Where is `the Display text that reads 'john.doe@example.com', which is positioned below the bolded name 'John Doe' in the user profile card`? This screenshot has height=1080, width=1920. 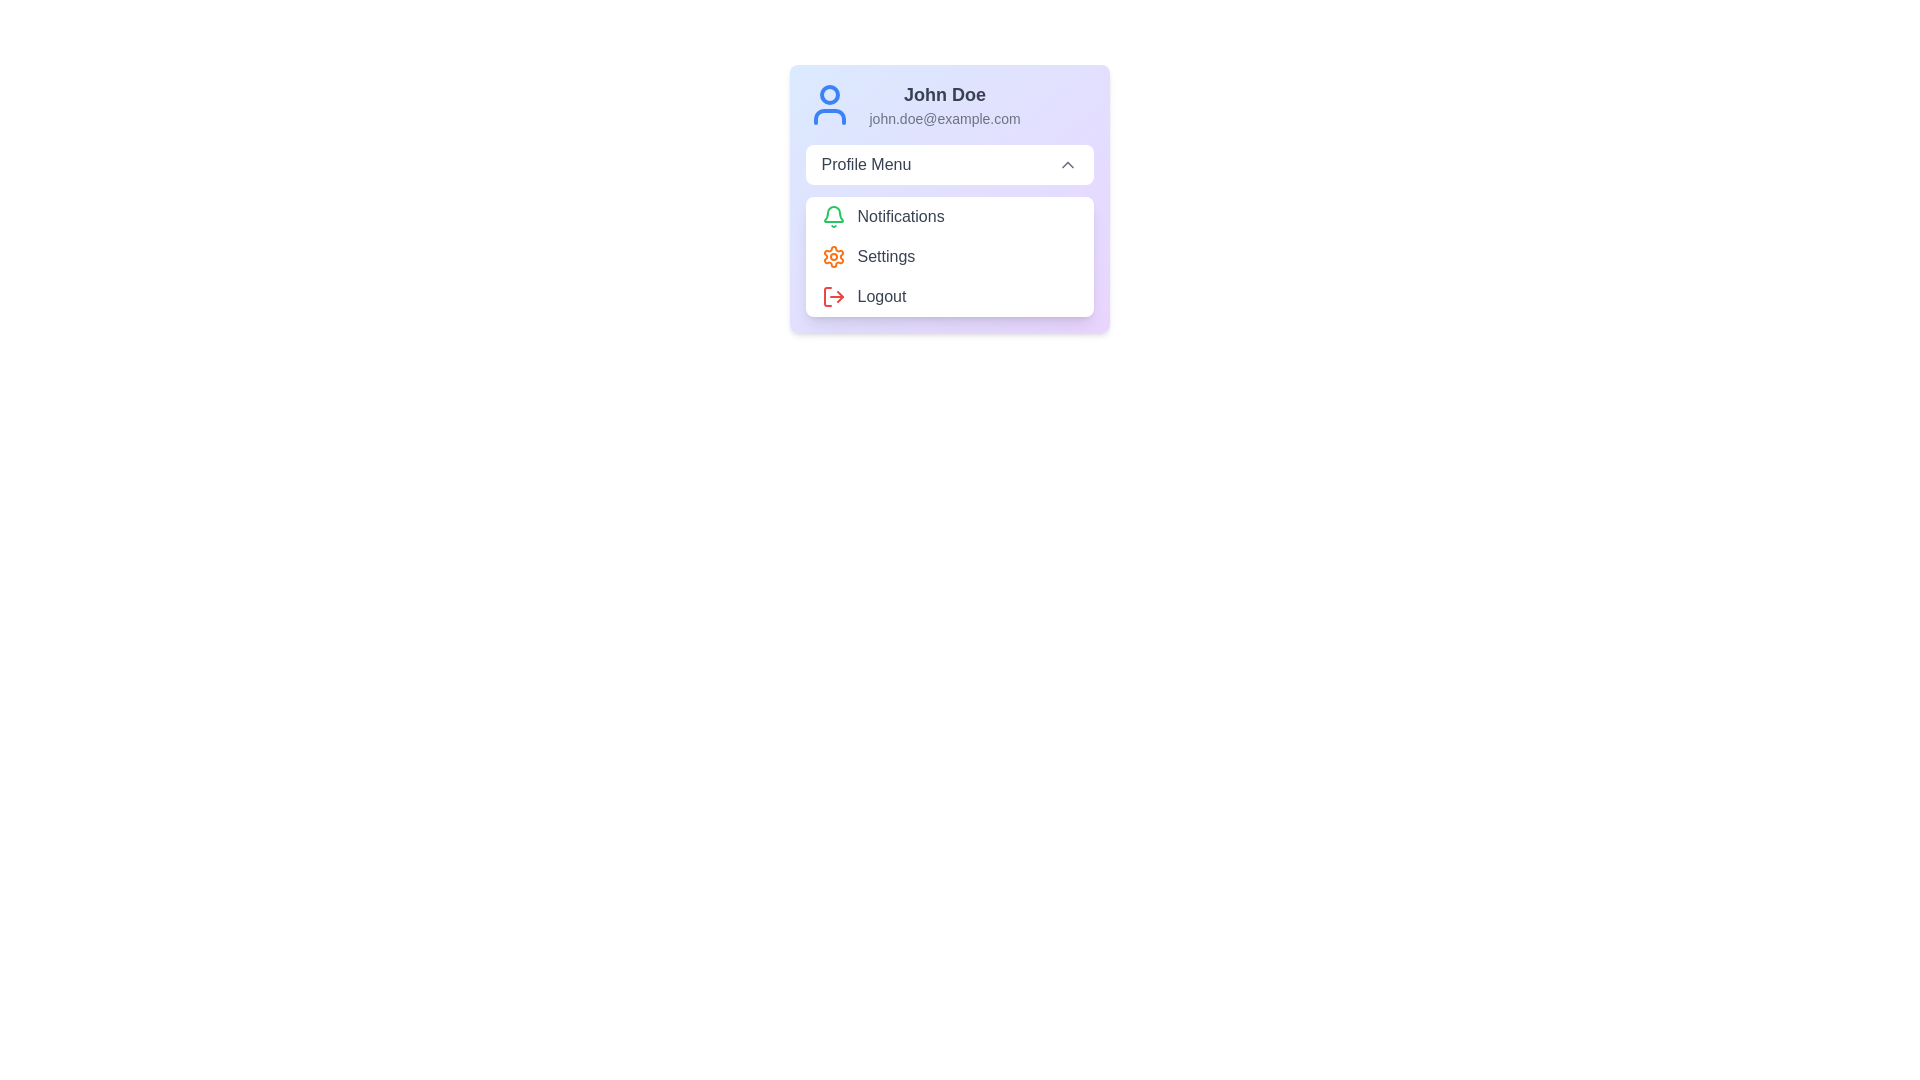
the Display text that reads 'john.doe@example.com', which is positioned below the bolded name 'John Doe' in the user profile card is located at coordinates (944, 119).